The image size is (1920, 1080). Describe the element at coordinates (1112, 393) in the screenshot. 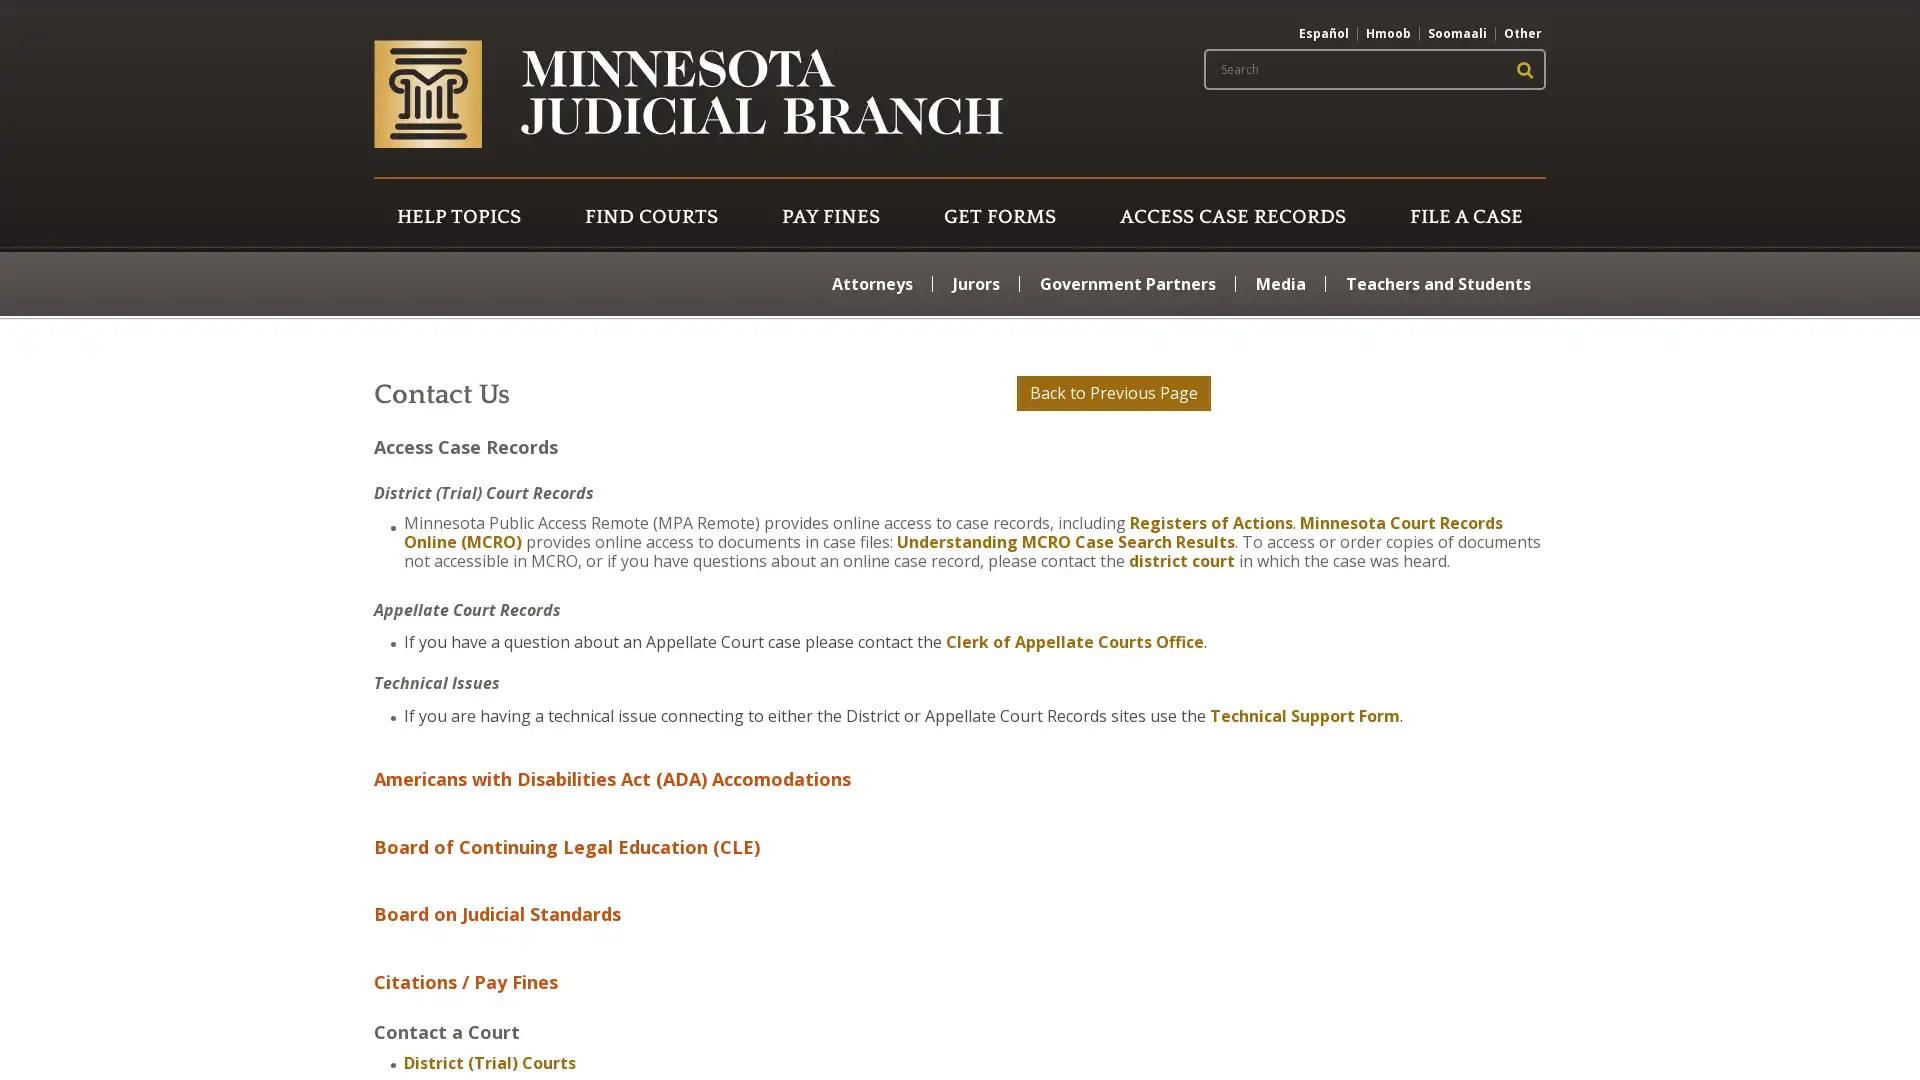

I see `Back to Previous Page` at that location.